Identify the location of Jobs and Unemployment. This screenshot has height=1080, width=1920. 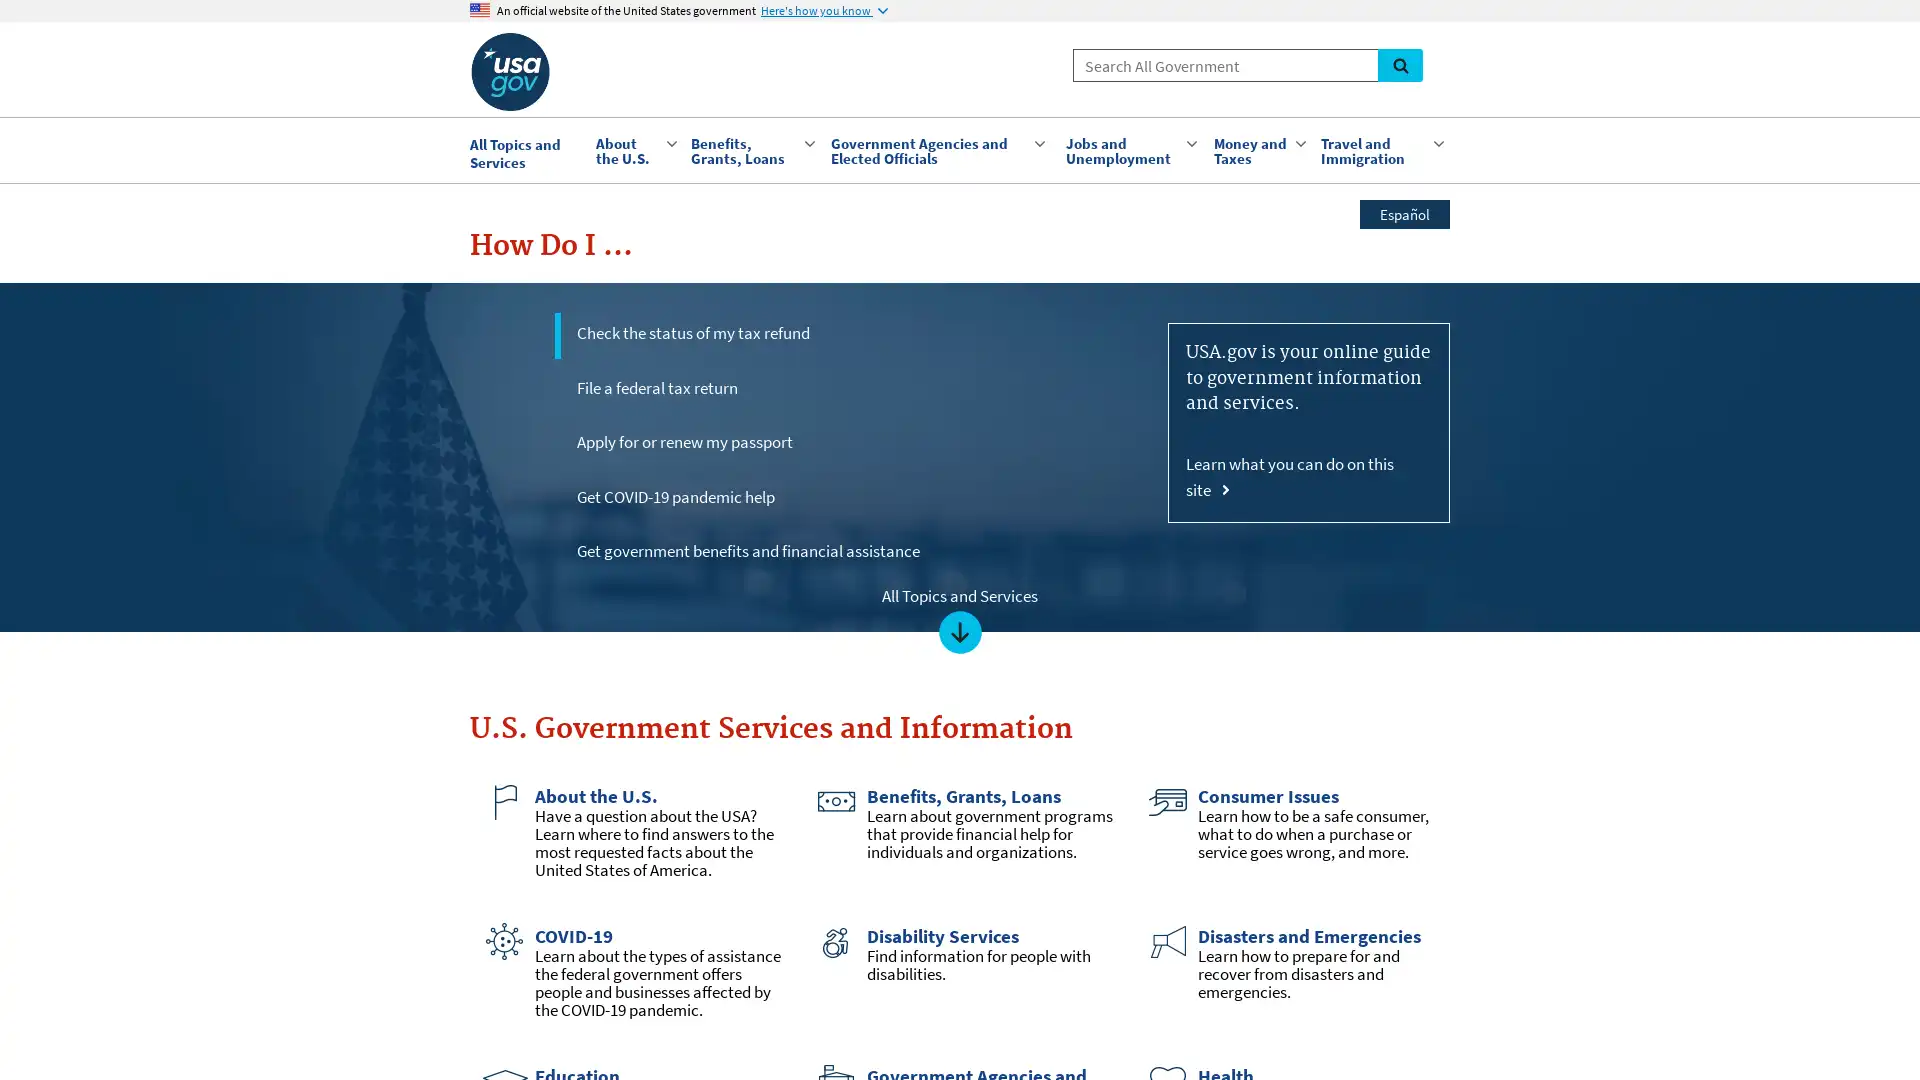
(1129, 149).